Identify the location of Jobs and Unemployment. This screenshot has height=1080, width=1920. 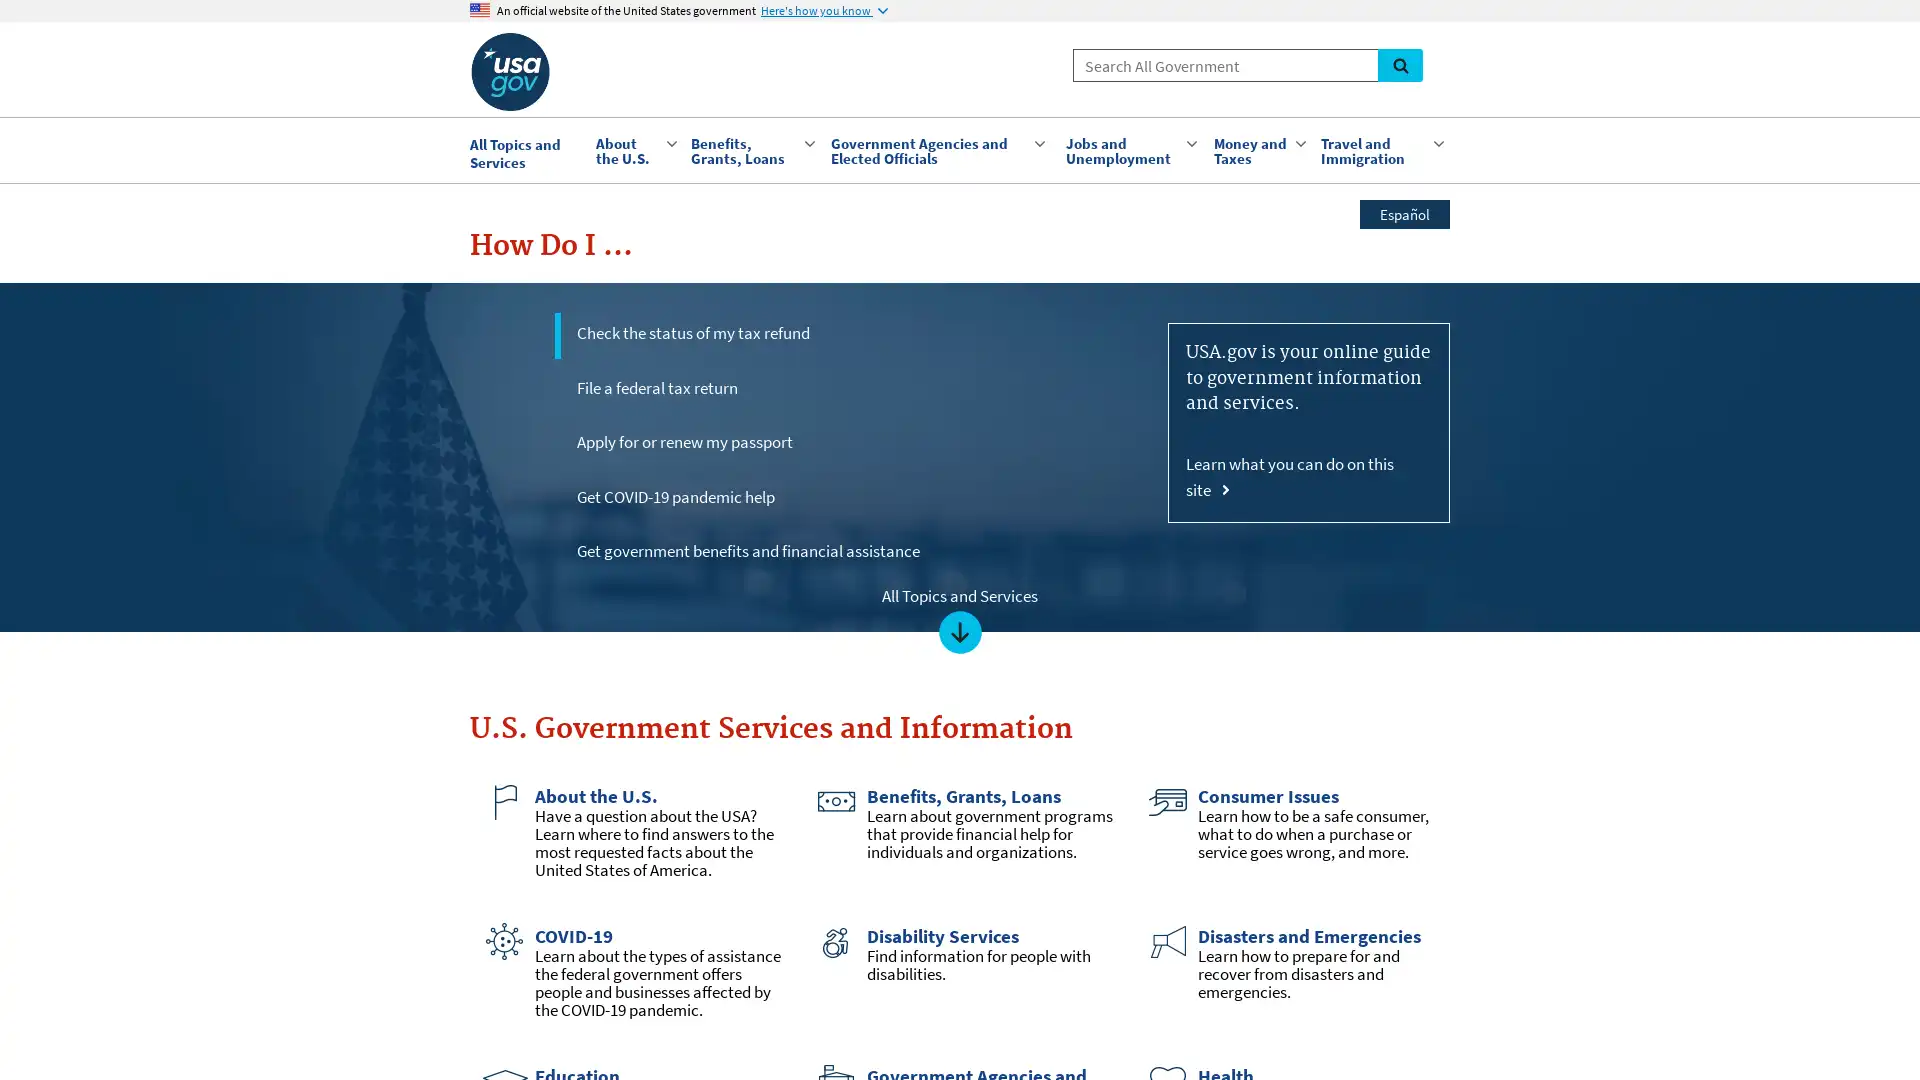
(1129, 149).